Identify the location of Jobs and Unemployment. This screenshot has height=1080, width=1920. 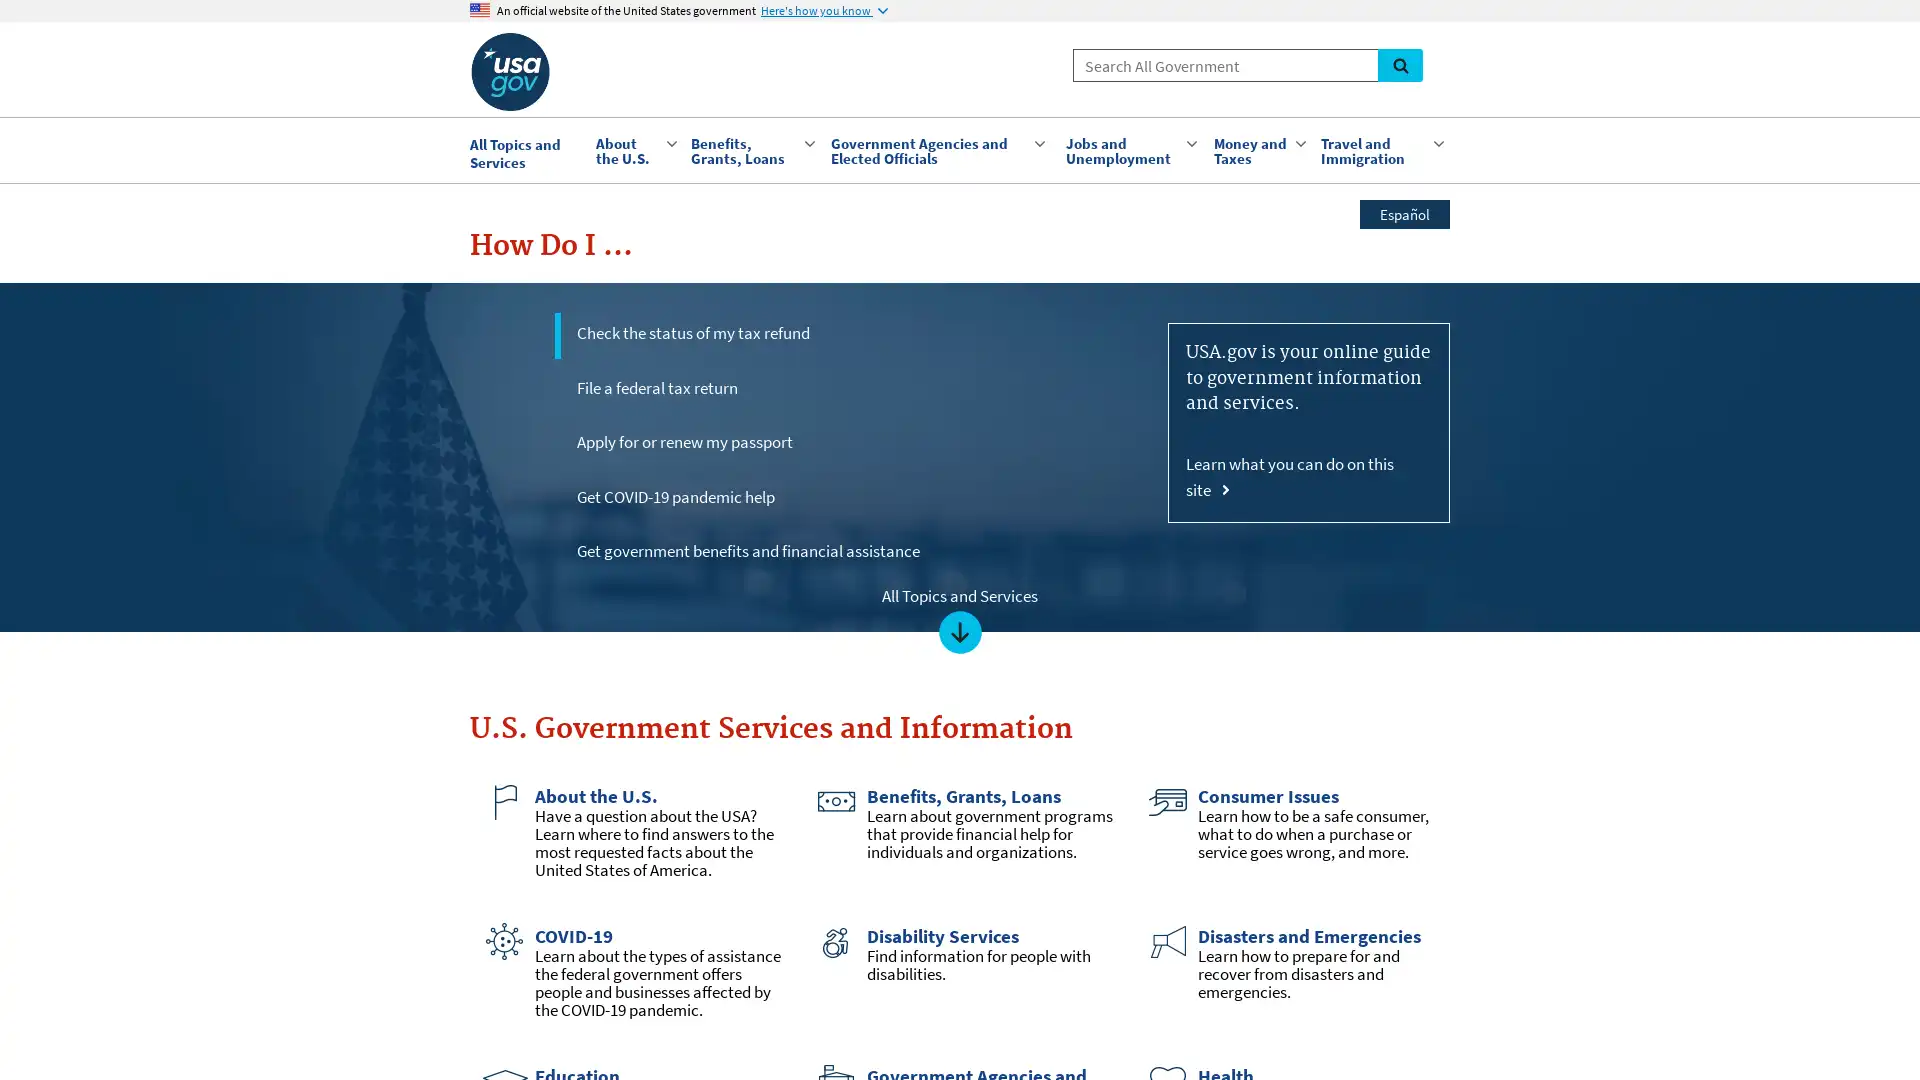
(1129, 149).